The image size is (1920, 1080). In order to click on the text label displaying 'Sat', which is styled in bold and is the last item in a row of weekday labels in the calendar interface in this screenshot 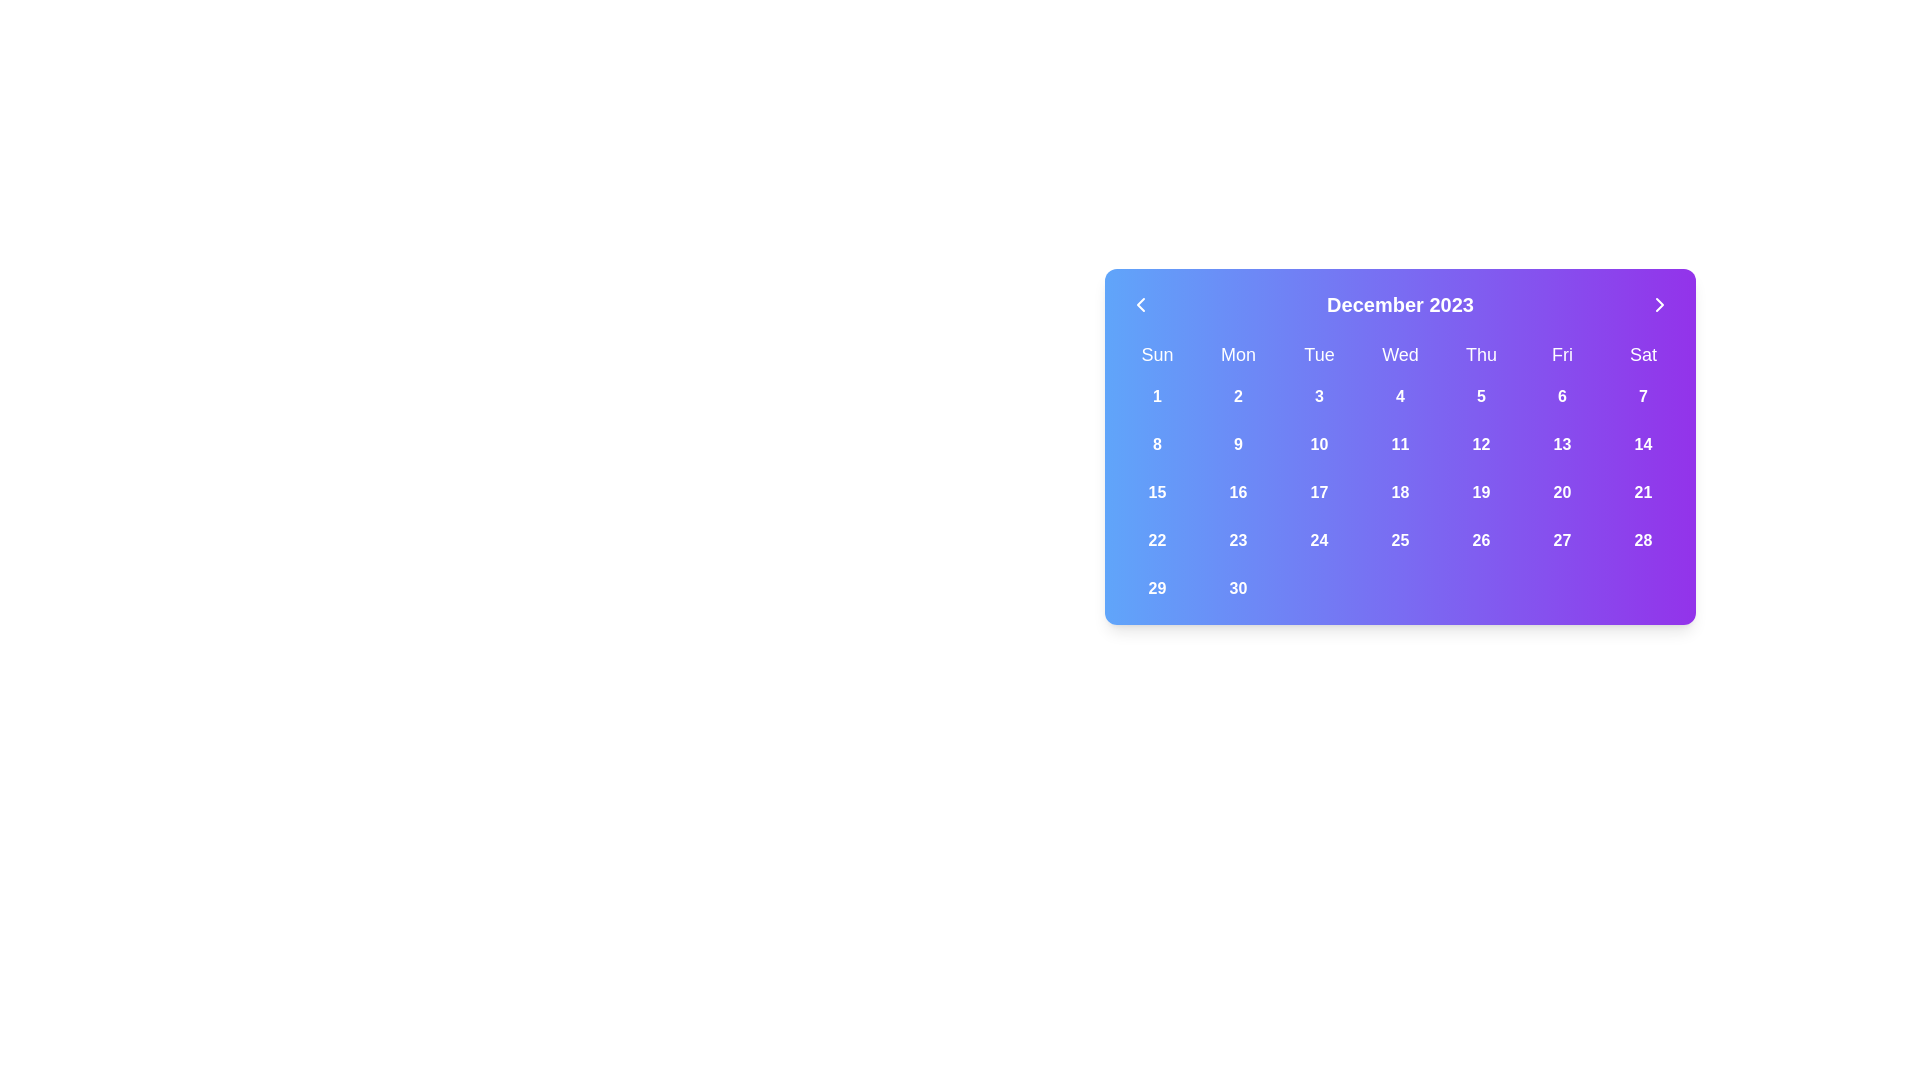, I will do `click(1643, 353)`.